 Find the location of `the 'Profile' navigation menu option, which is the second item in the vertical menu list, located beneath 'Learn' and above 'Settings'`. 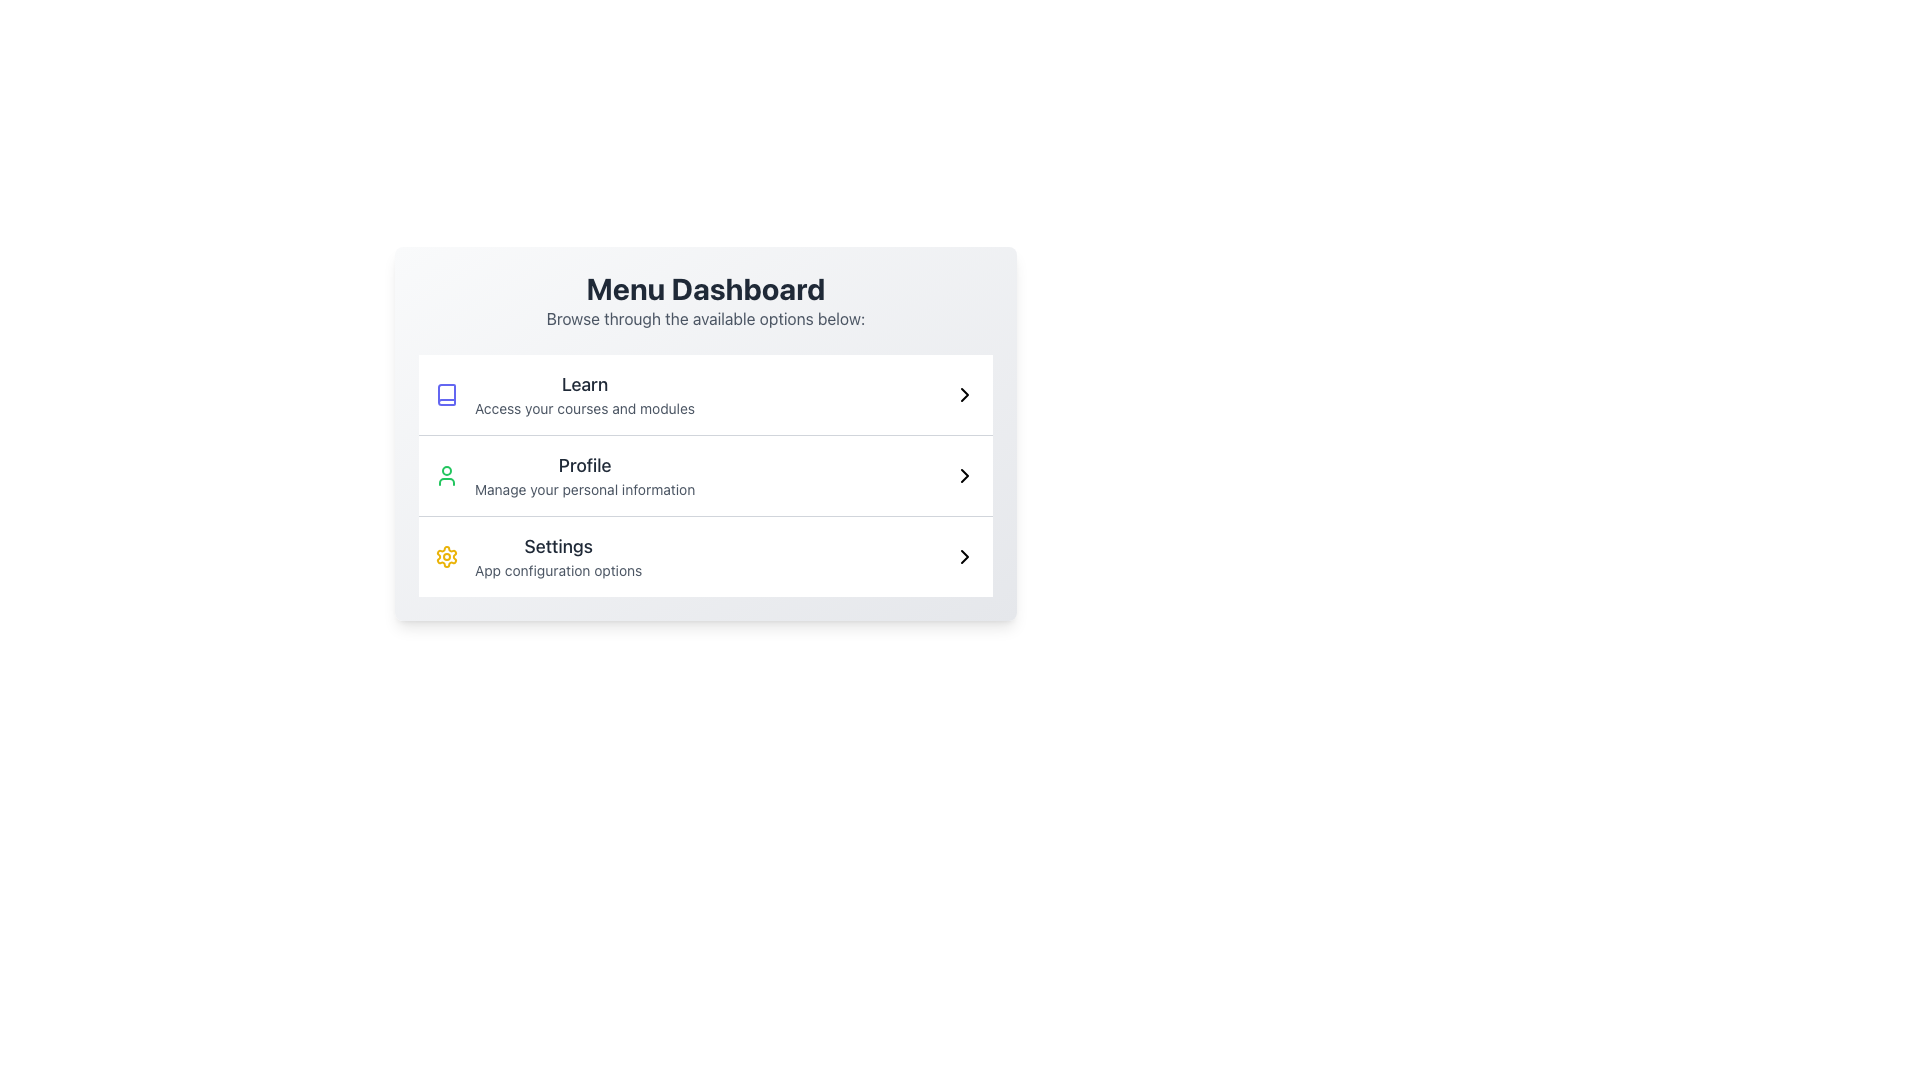

the 'Profile' navigation menu option, which is the second item in the vertical menu list, located beneath 'Learn' and above 'Settings' is located at coordinates (564, 475).